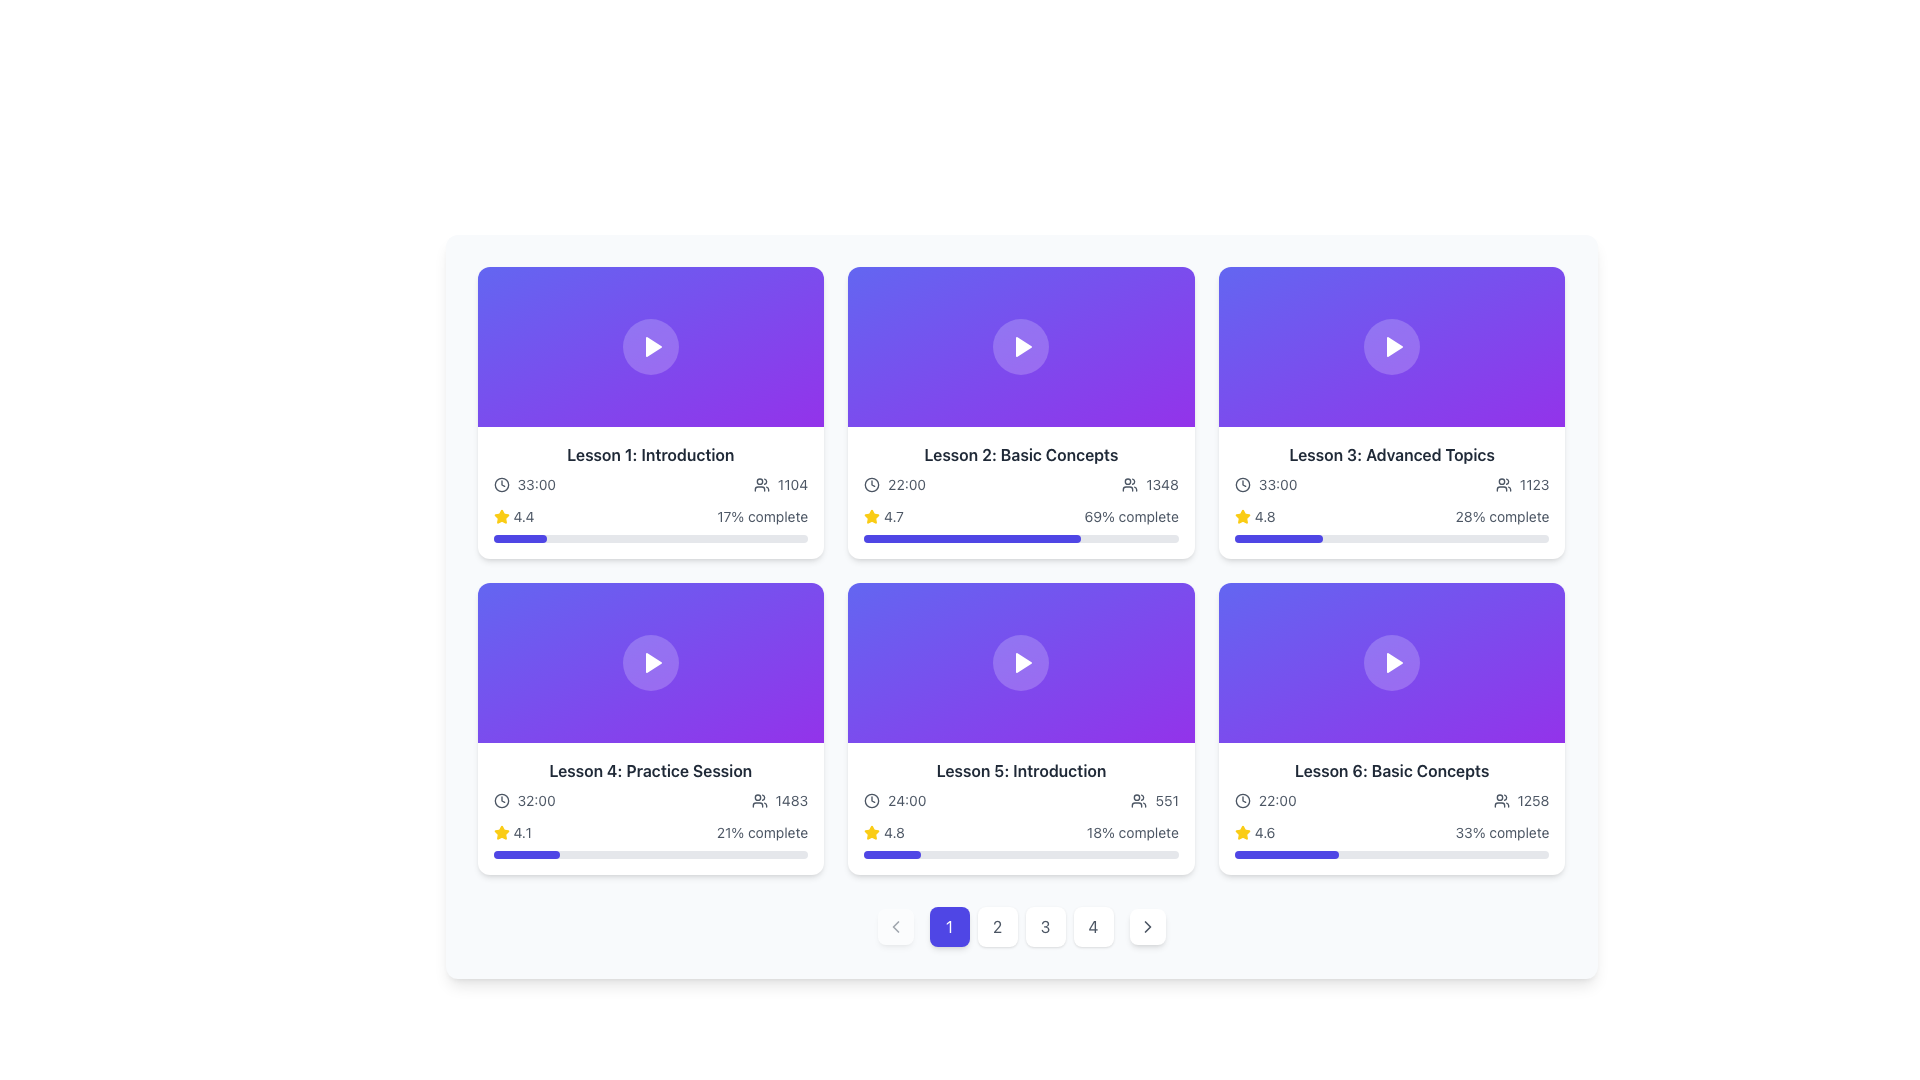  What do you see at coordinates (650, 808) in the screenshot?
I see `the Lesson overview card for 'Lesson 4: Practice Session' which is located in the second row, first column of the grid layout, directly below 'Lesson 3: Advanced Topics'` at bounding box center [650, 808].